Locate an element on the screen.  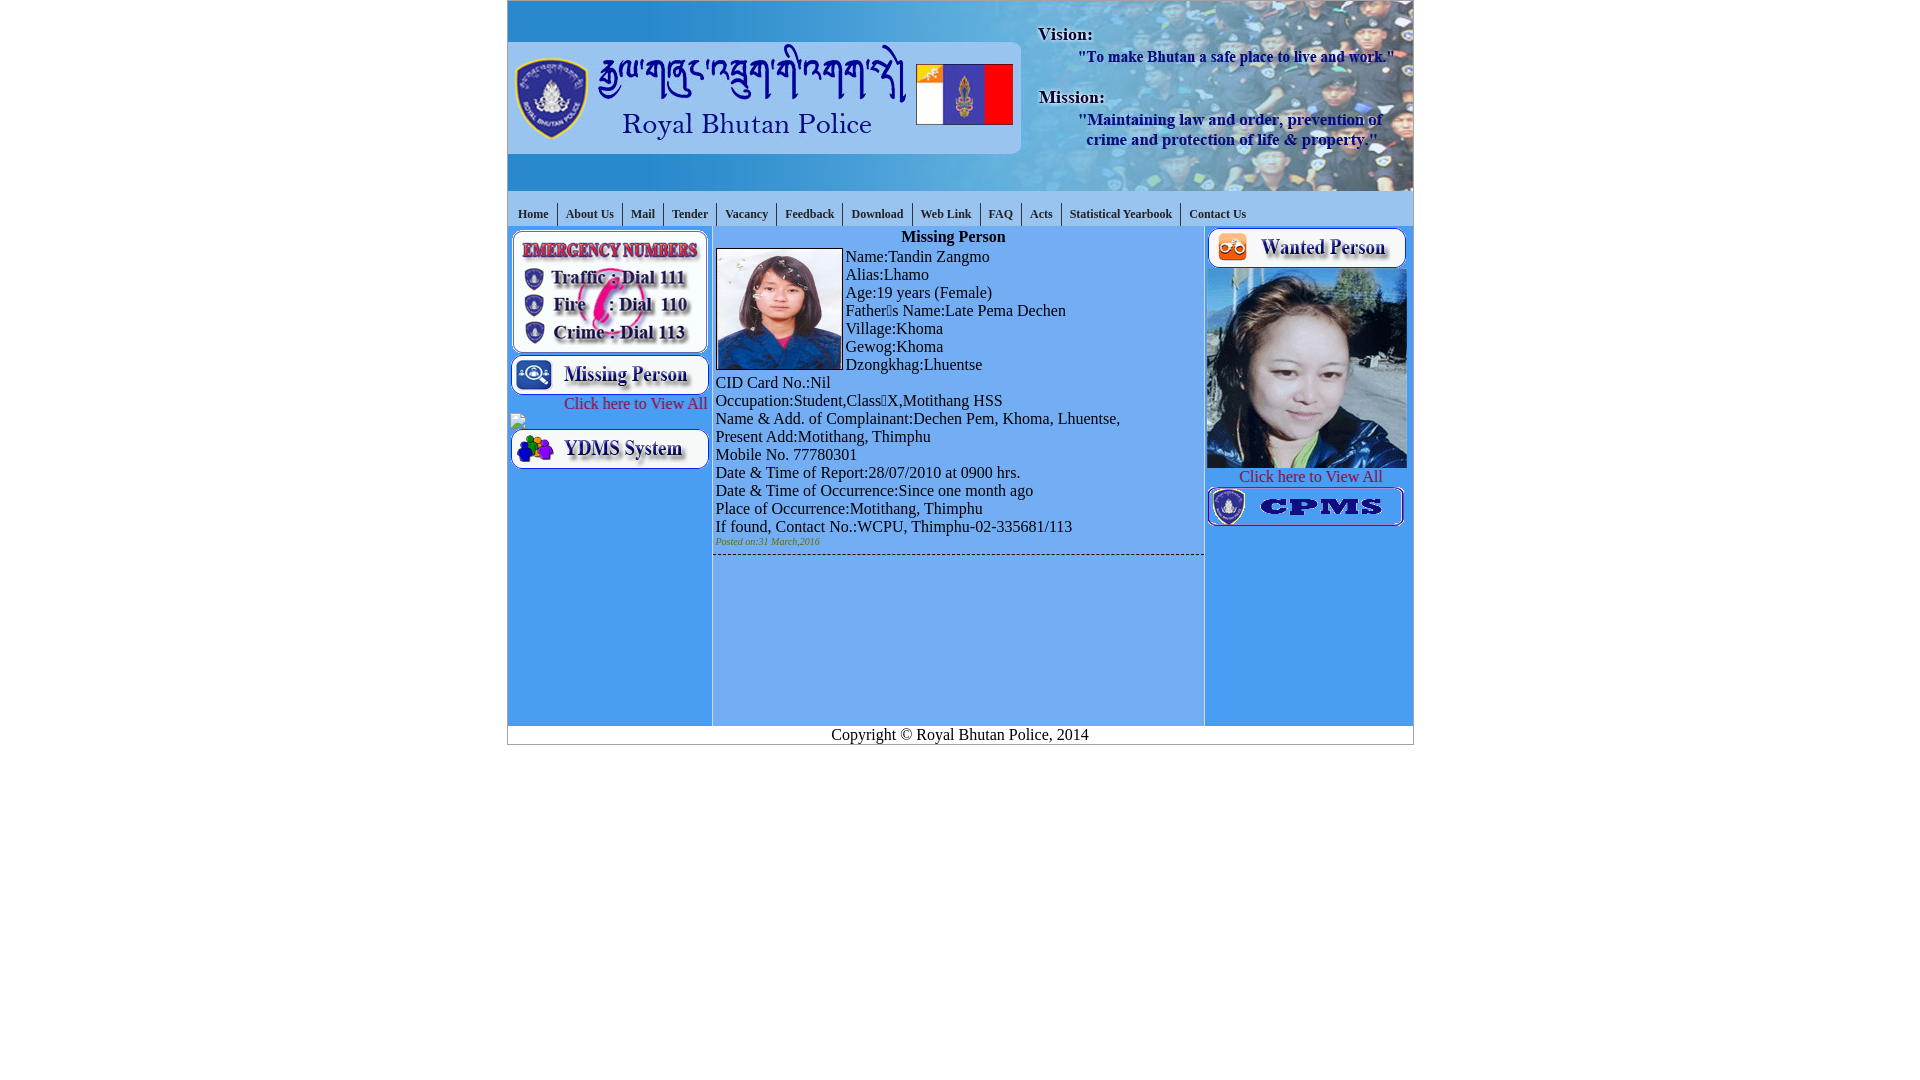
'Vacancy' is located at coordinates (746, 214).